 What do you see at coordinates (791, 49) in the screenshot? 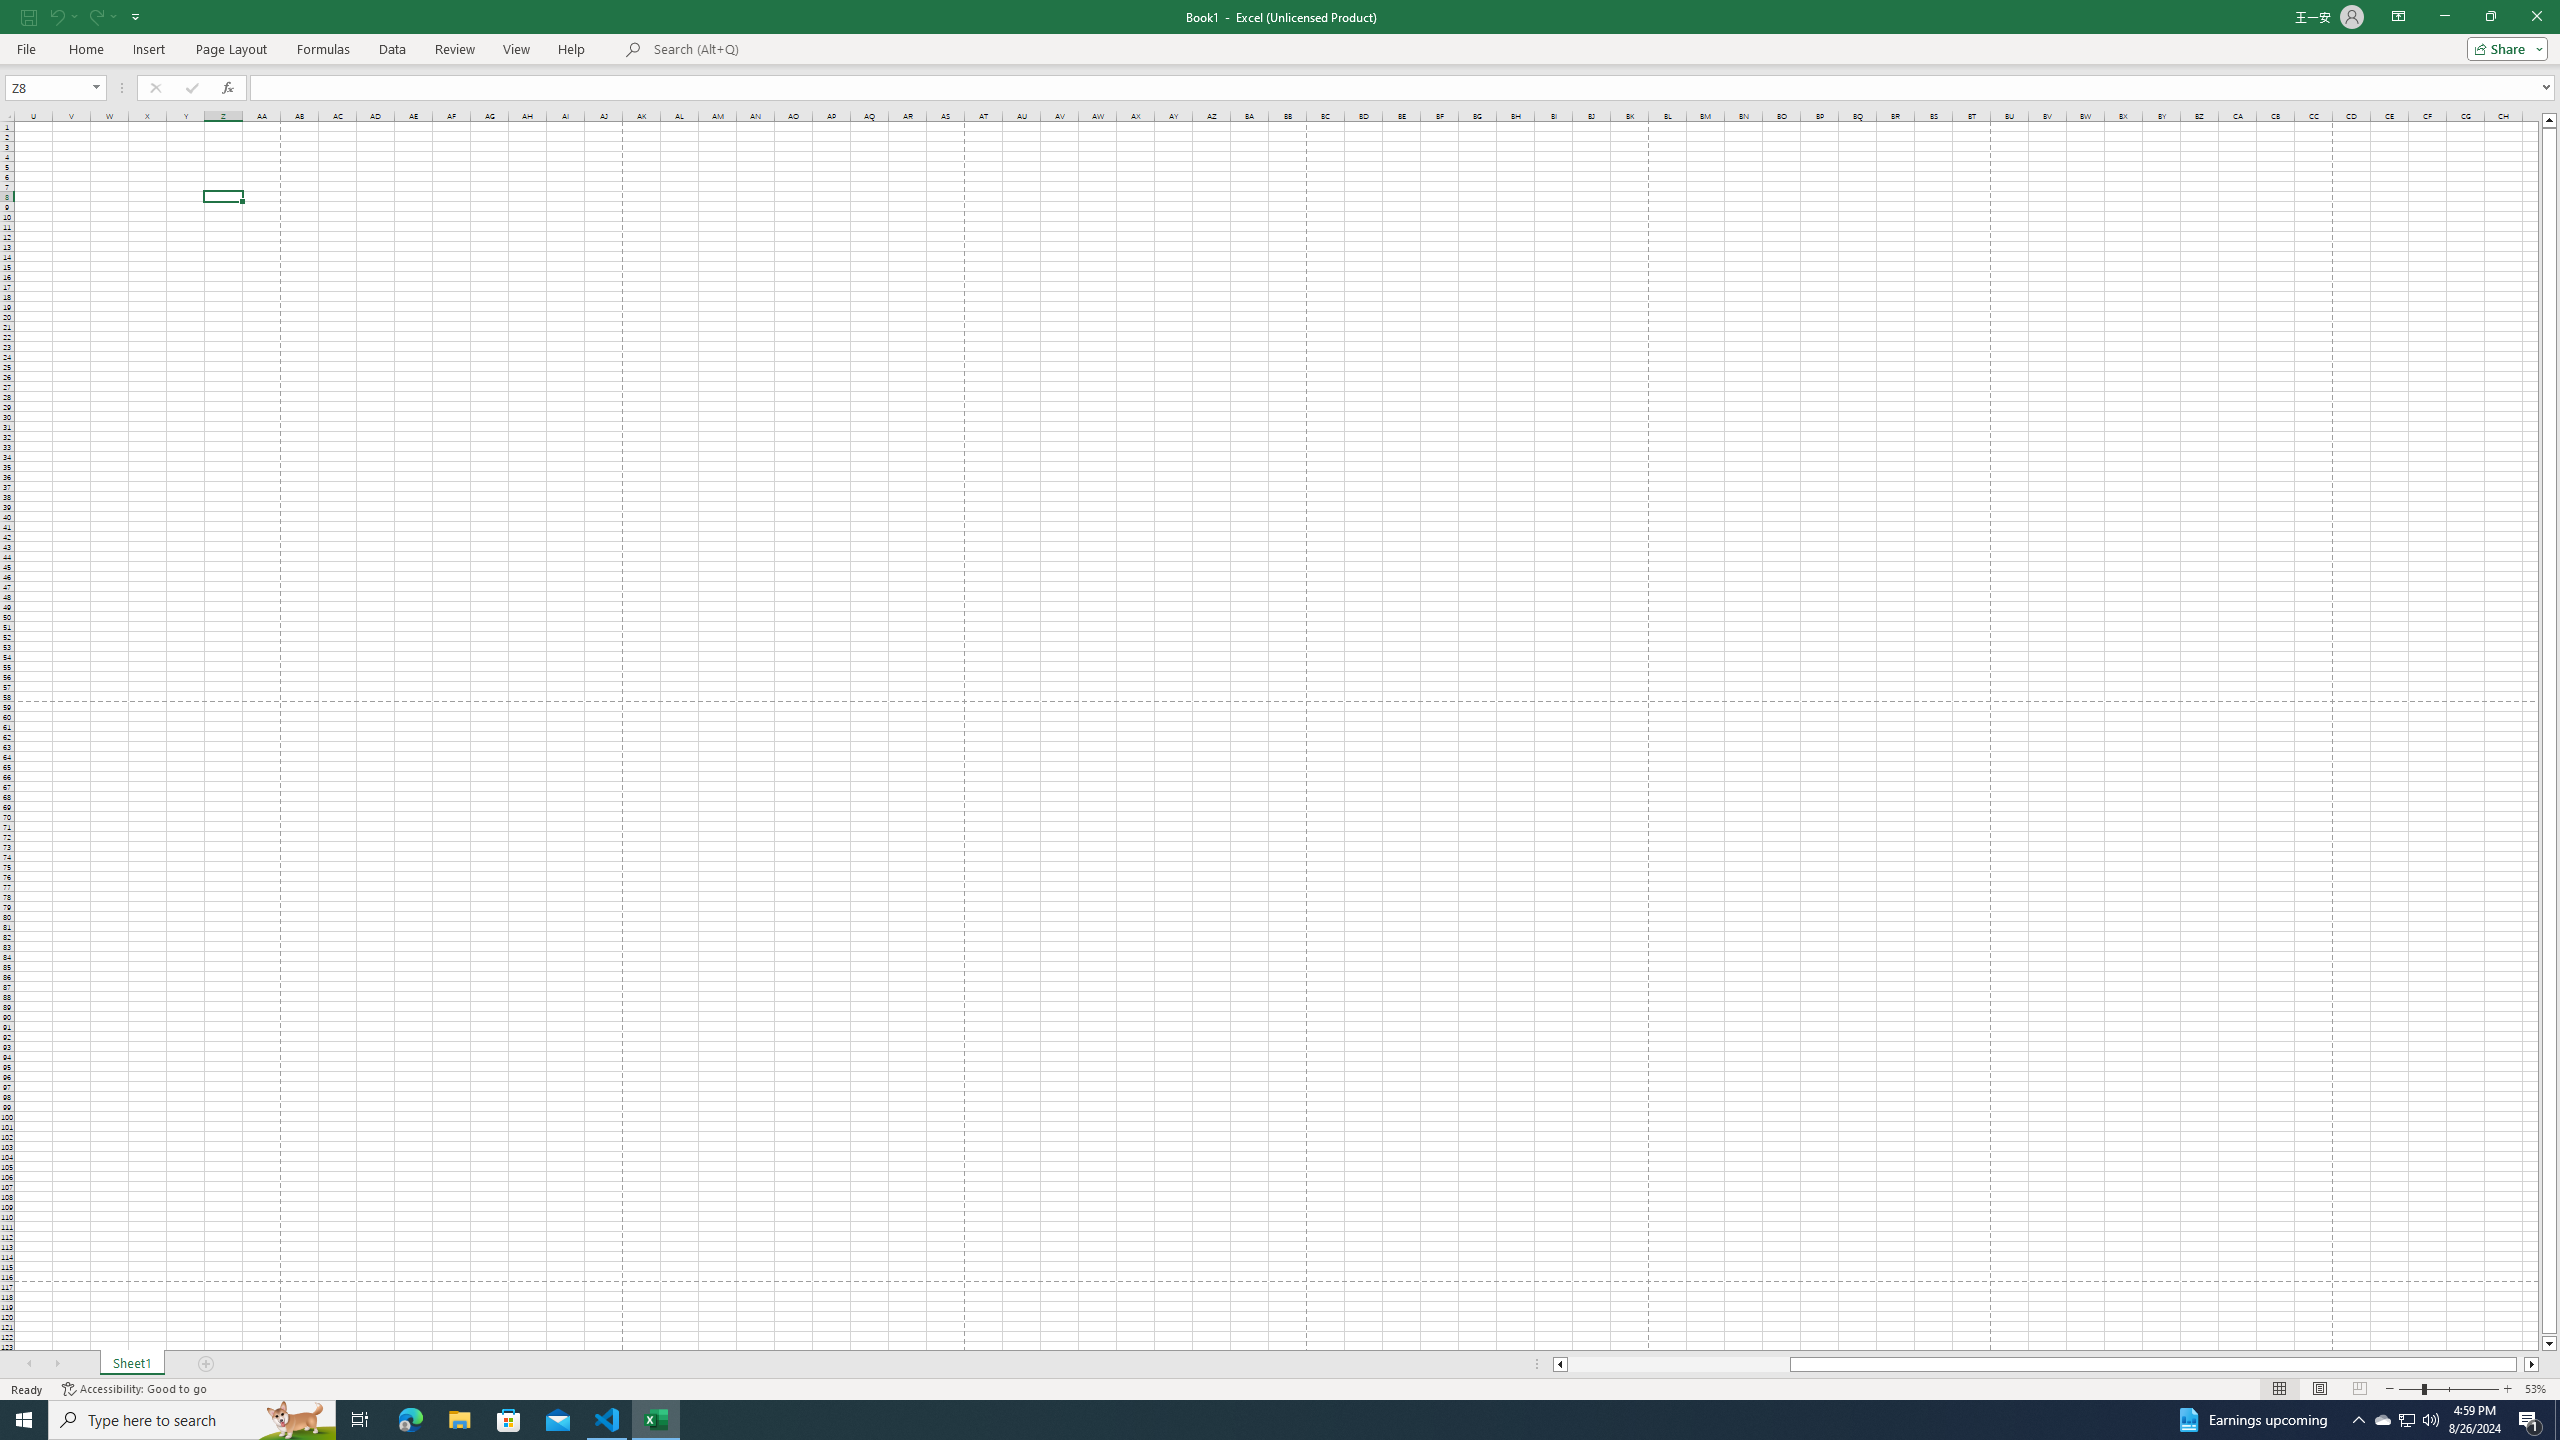
I see `'Microsoft search'` at bounding box center [791, 49].